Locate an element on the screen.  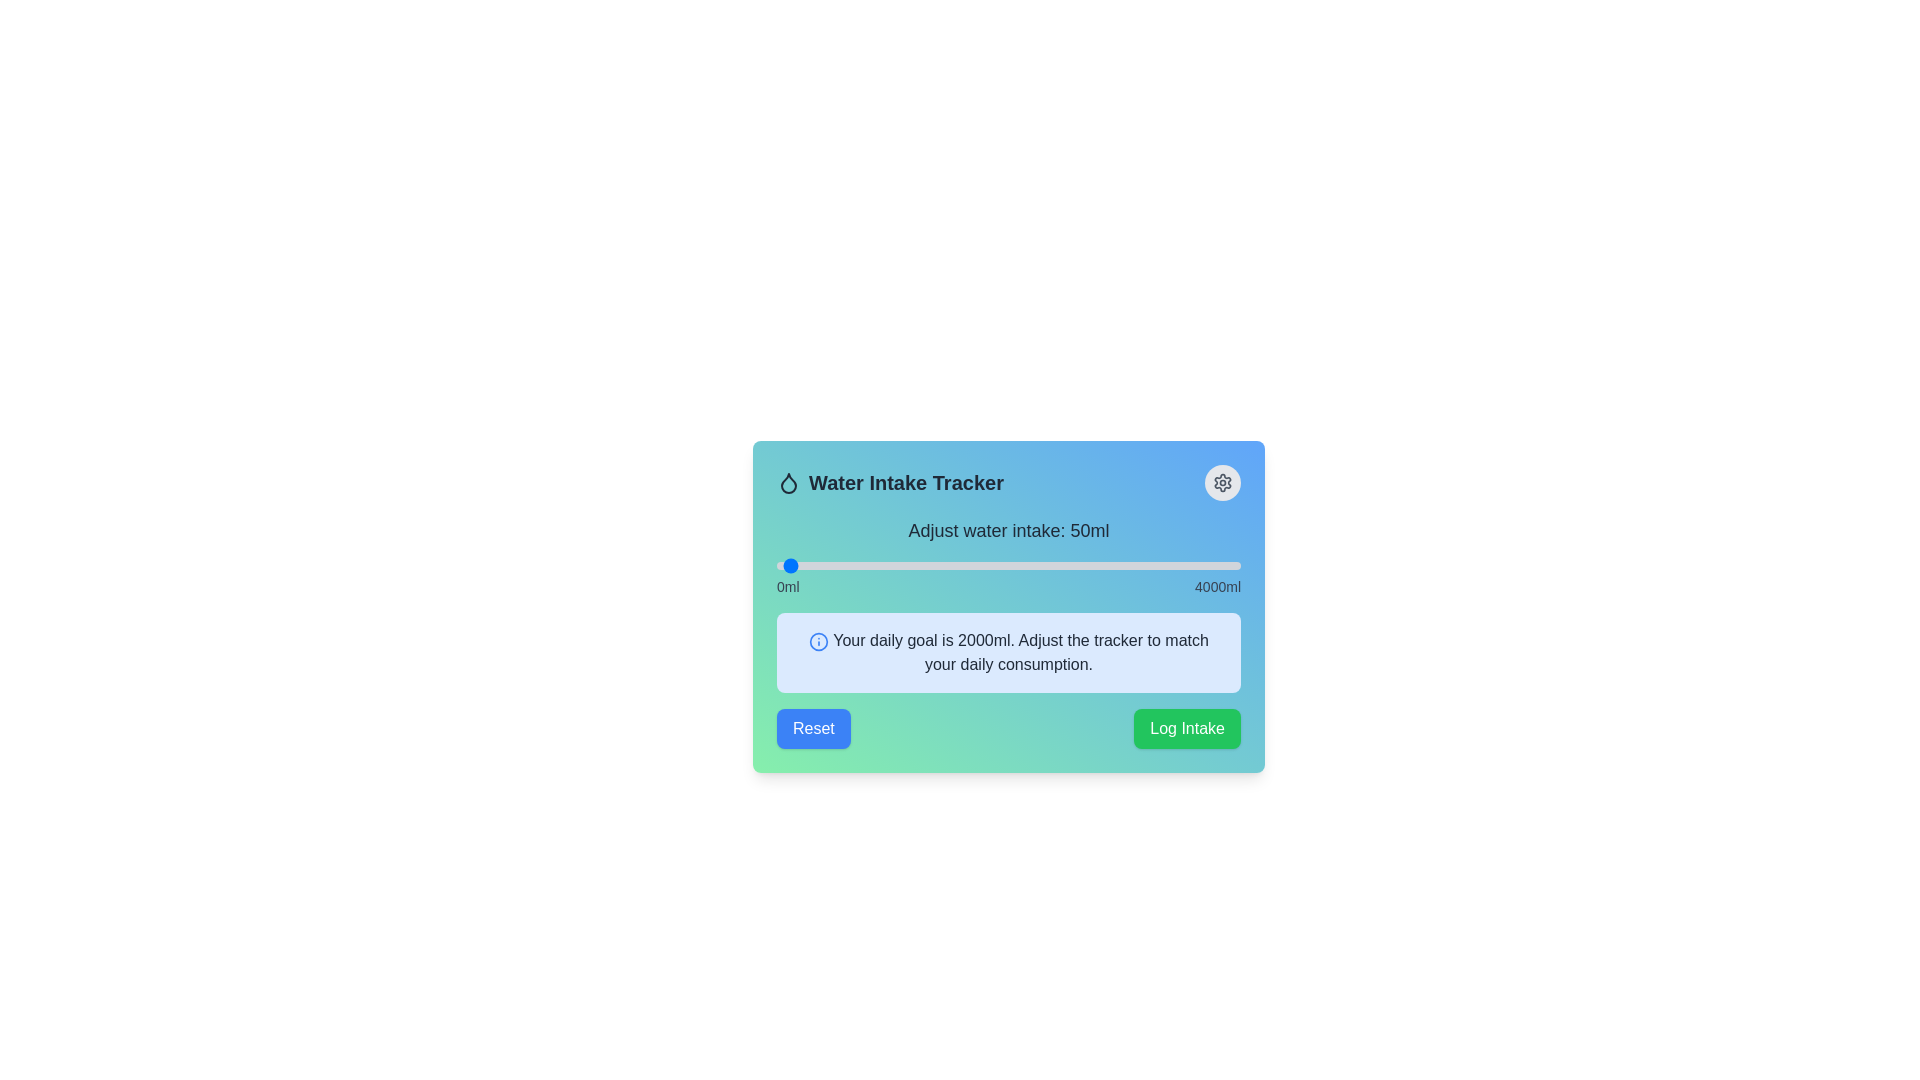
the cogwheel icon located in the top right corner of the 'Water Intake Tracker' card is located at coordinates (1222, 482).